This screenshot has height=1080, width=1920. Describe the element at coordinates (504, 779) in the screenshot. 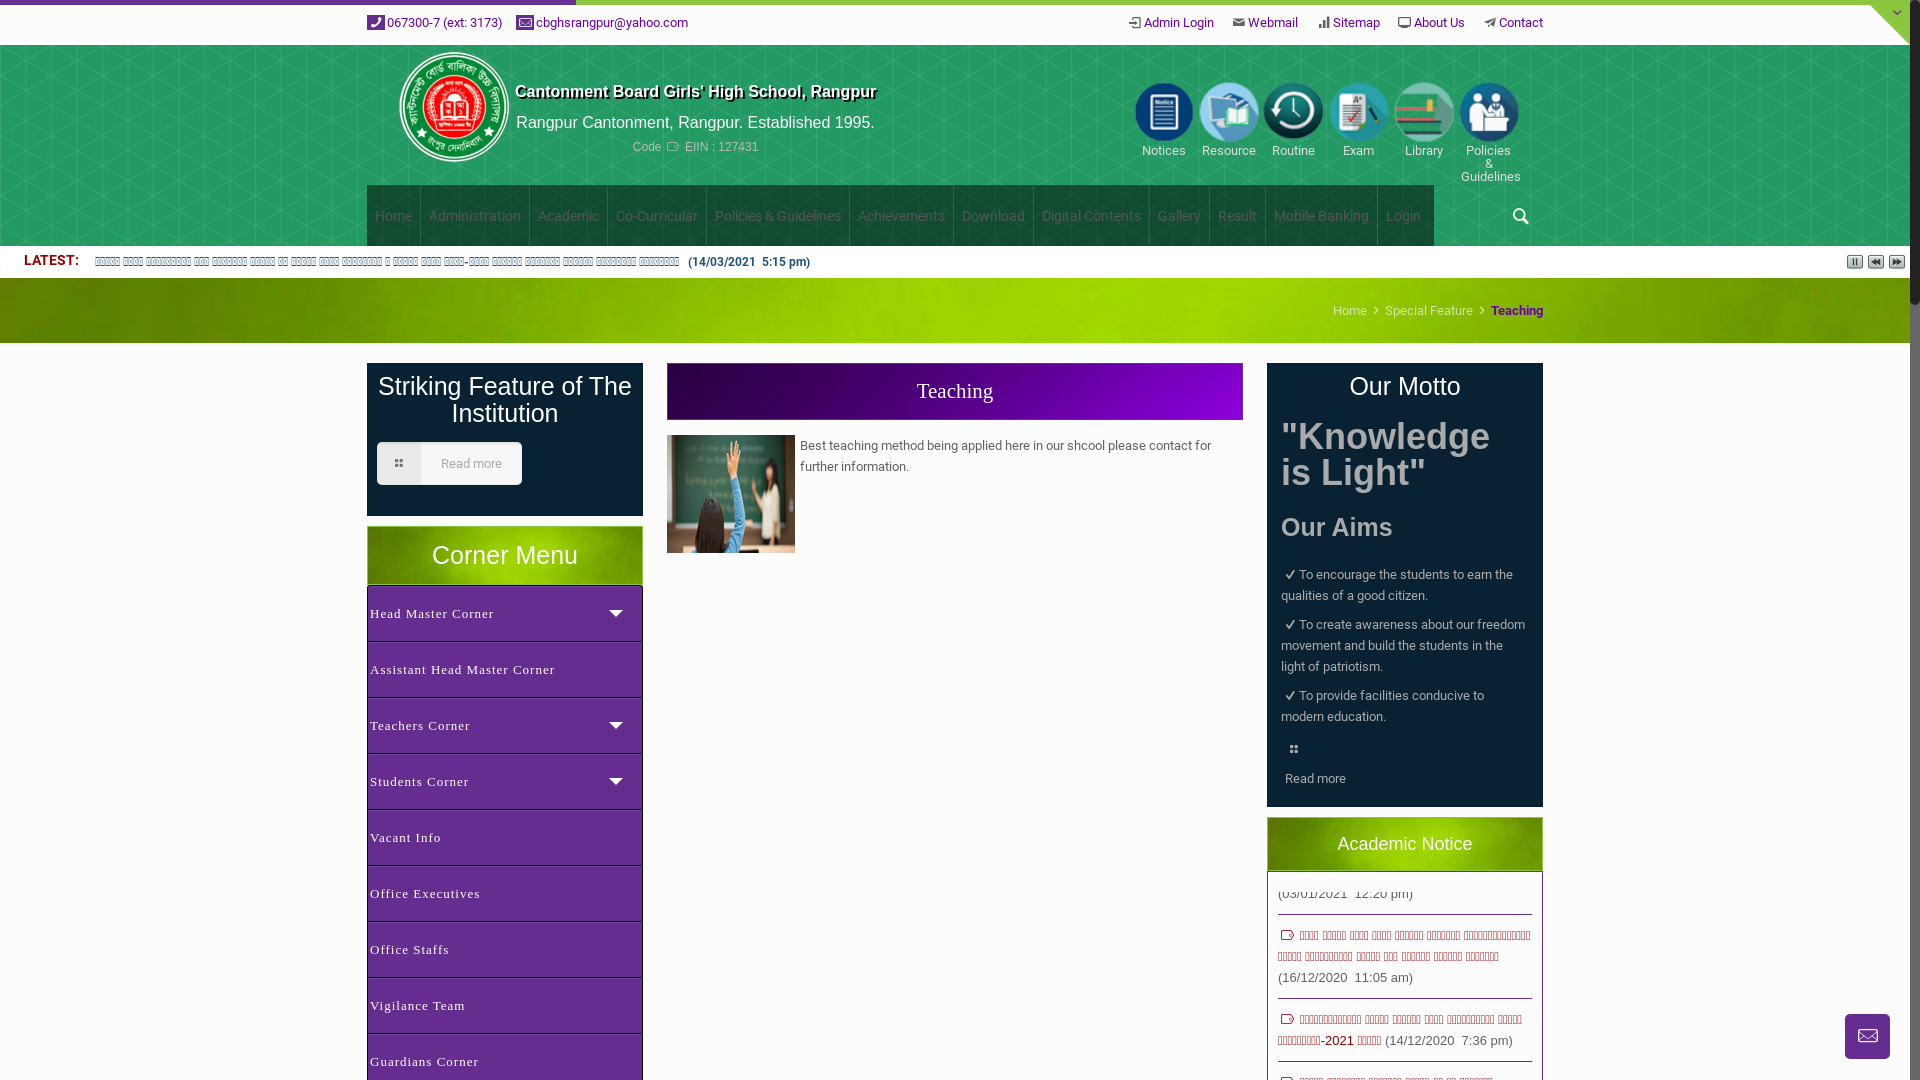

I see `'Students Corner'` at that location.